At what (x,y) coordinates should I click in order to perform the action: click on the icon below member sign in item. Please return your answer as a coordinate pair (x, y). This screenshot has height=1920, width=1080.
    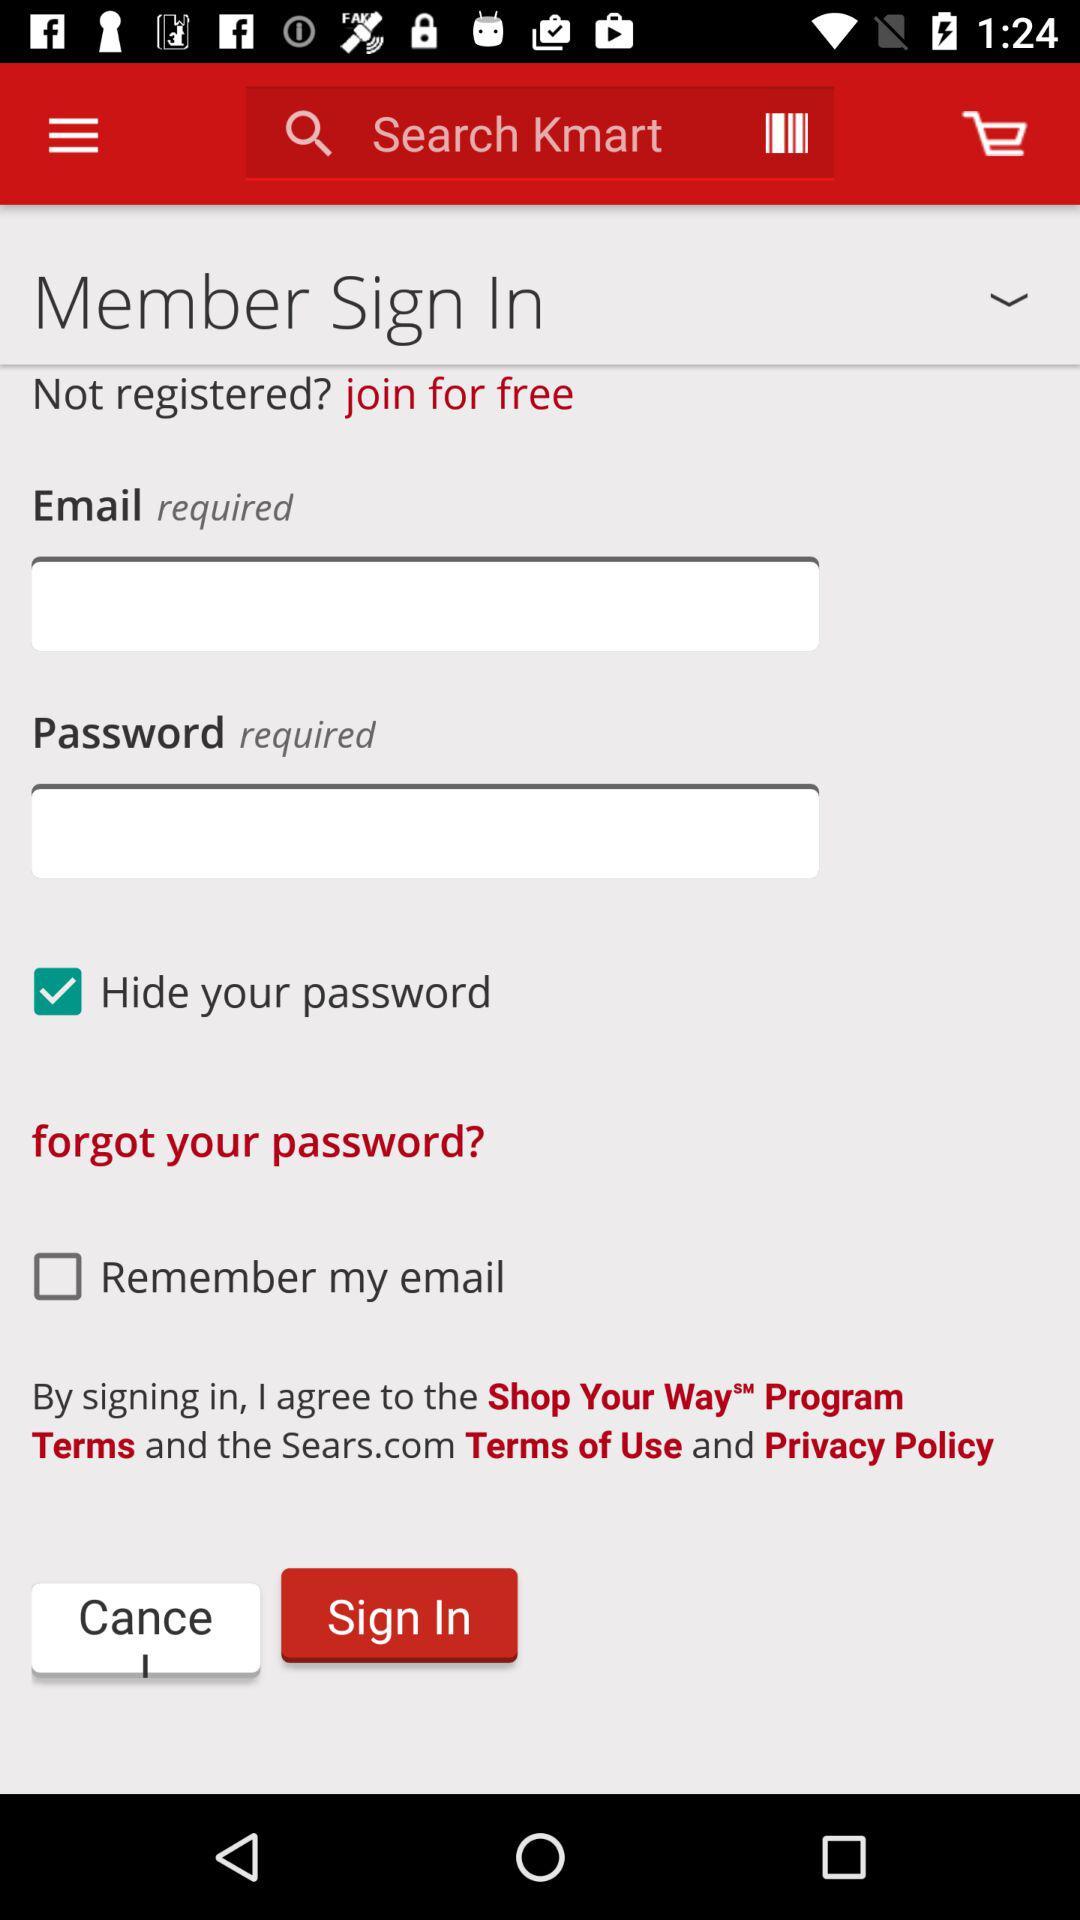
    Looking at the image, I should click on (459, 392).